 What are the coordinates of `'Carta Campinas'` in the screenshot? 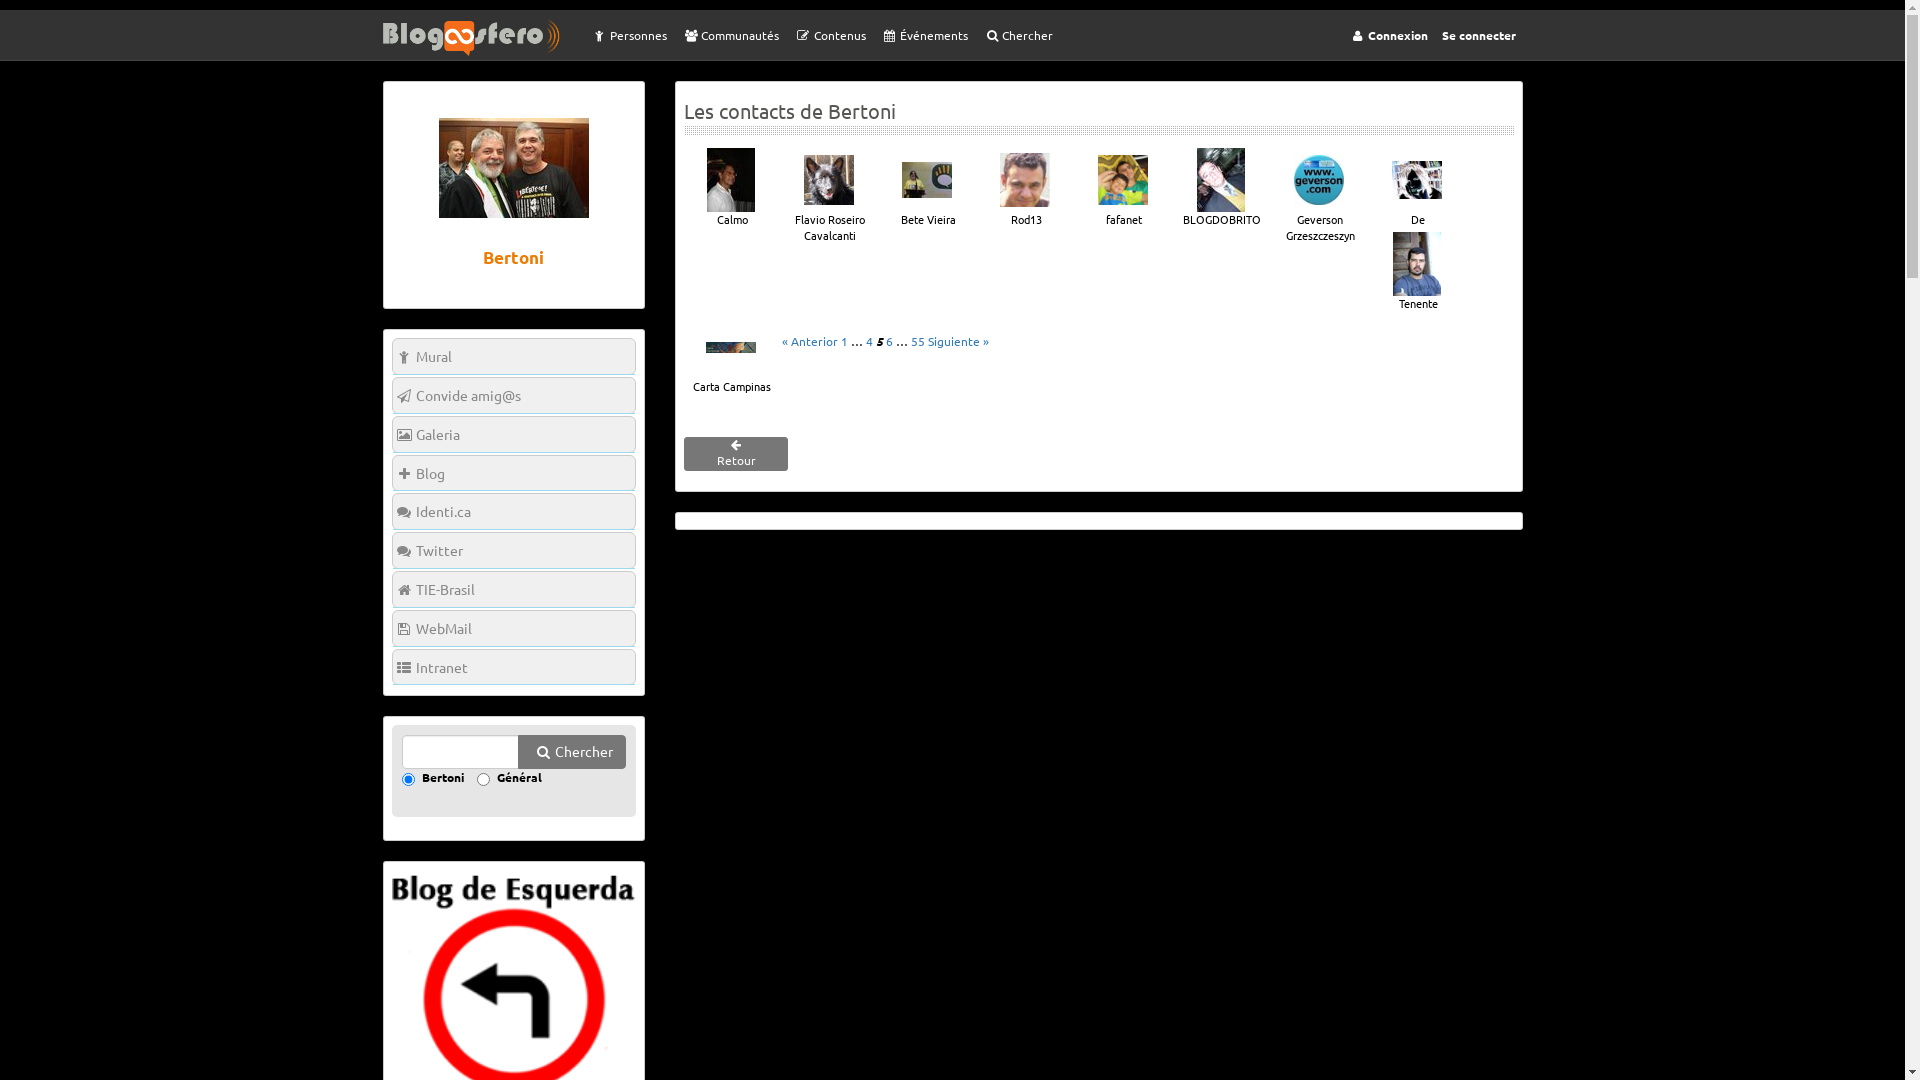 It's located at (685, 353).